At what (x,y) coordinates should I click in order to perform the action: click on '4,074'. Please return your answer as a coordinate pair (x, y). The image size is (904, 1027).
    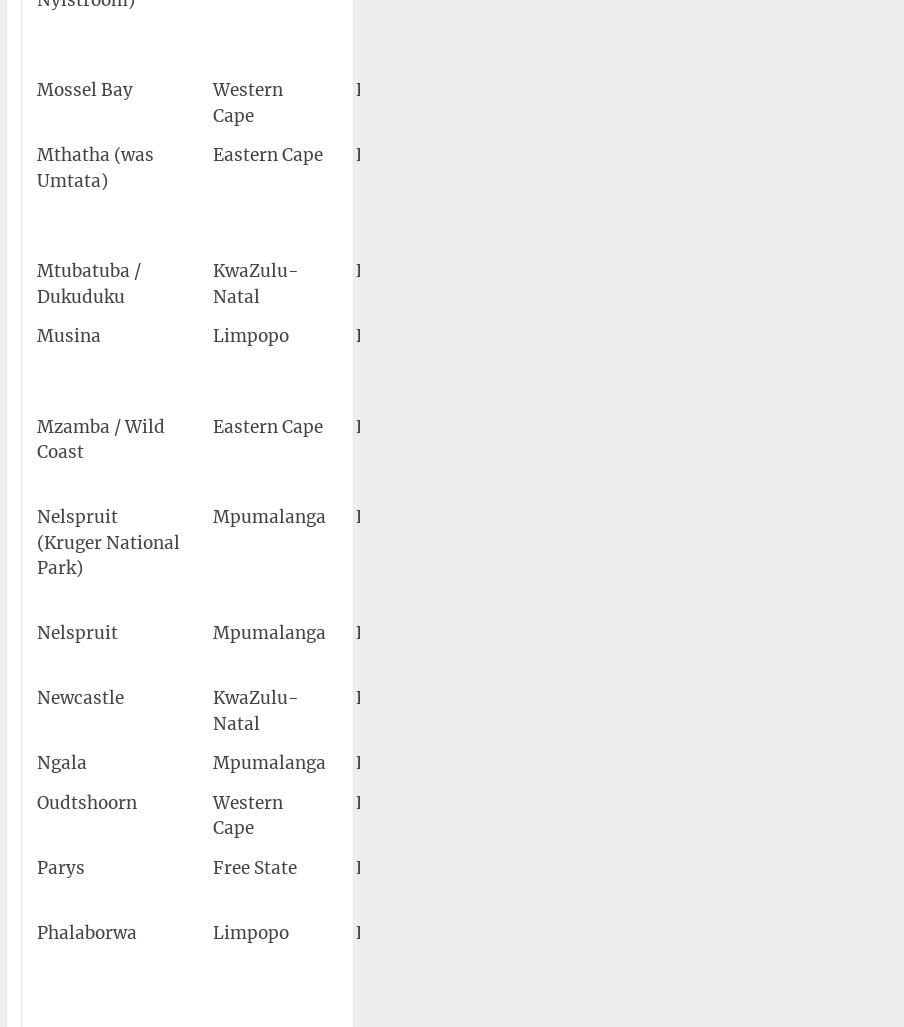
    Looking at the image, I should click on (862, 697).